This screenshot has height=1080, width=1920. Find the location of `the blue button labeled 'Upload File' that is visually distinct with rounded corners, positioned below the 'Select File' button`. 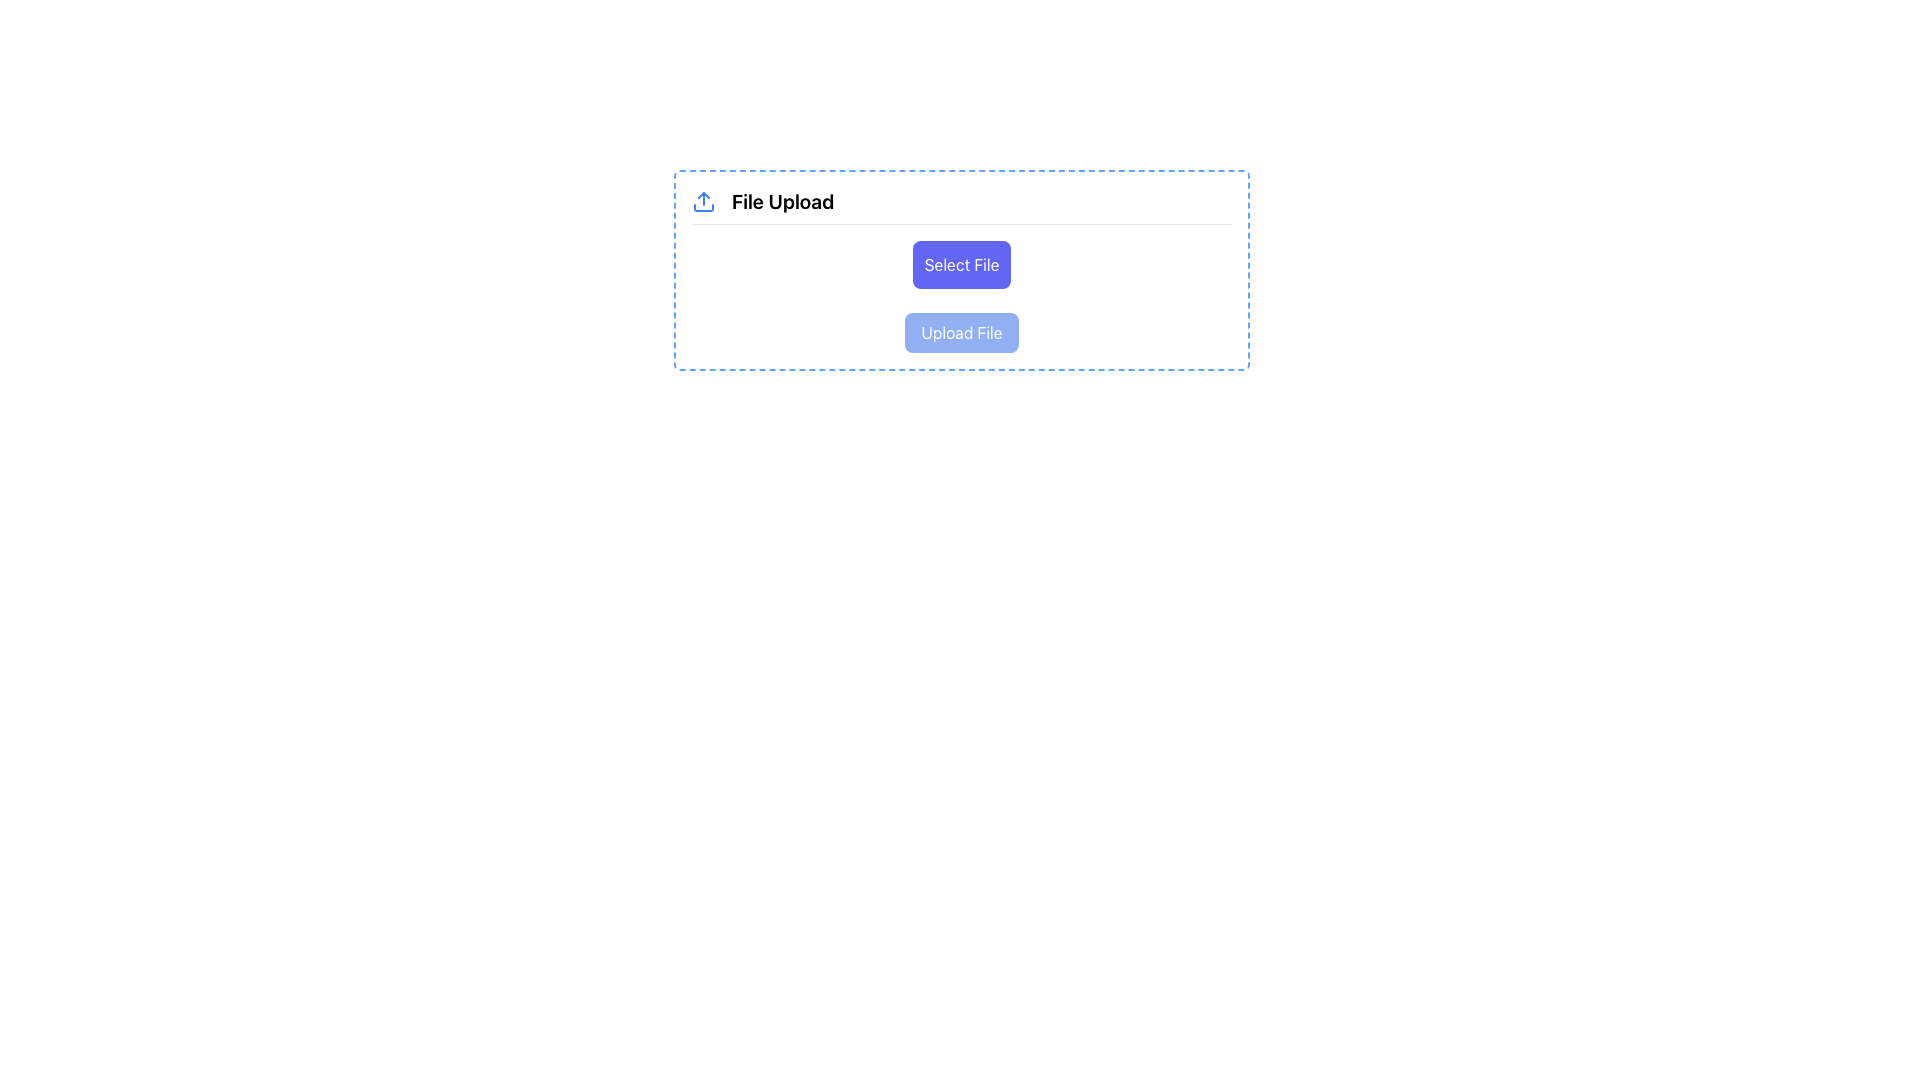

the blue button labeled 'Upload File' that is visually distinct with rounded corners, positioned below the 'Select File' button is located at coordinates (961, 331).